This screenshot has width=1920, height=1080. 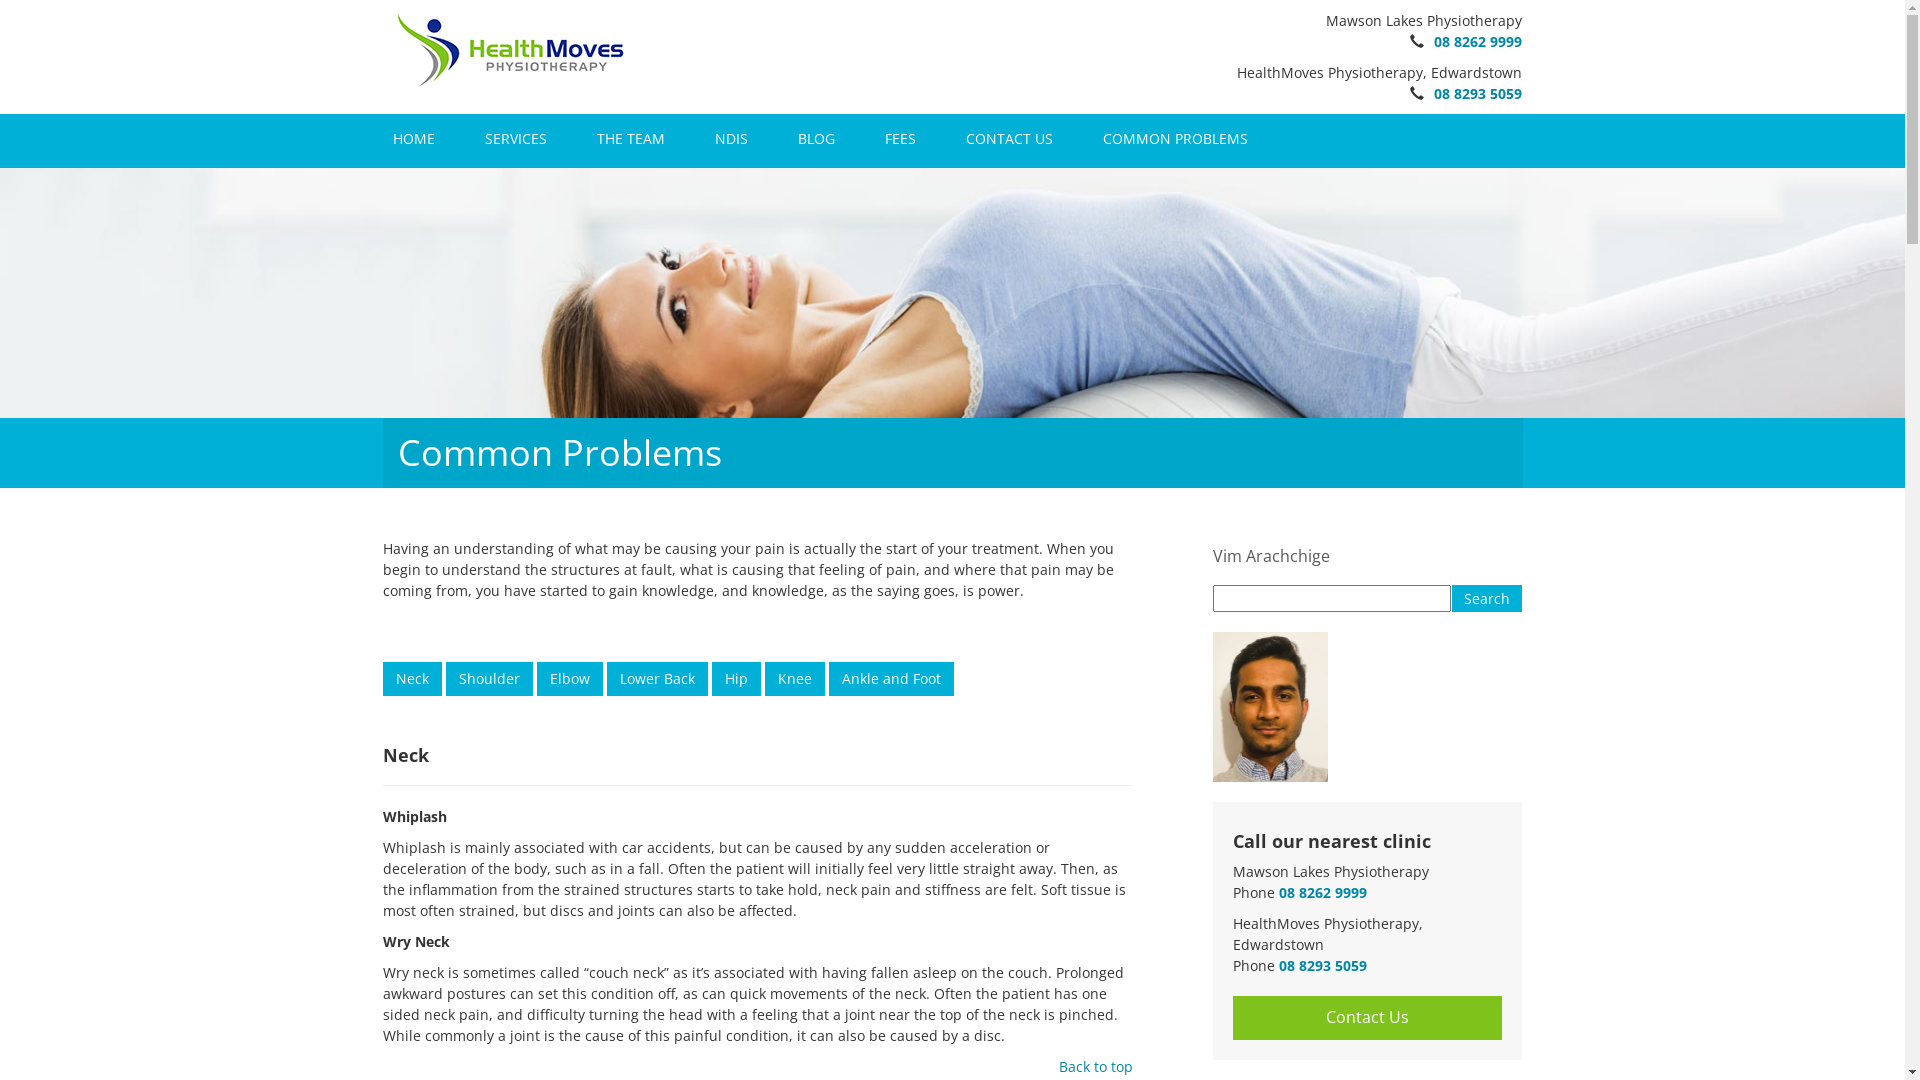 What do you see at coordinates (1093, 1065) in the screenshot?
I see `'Back to top'` at bounding box center [1093, 1065].